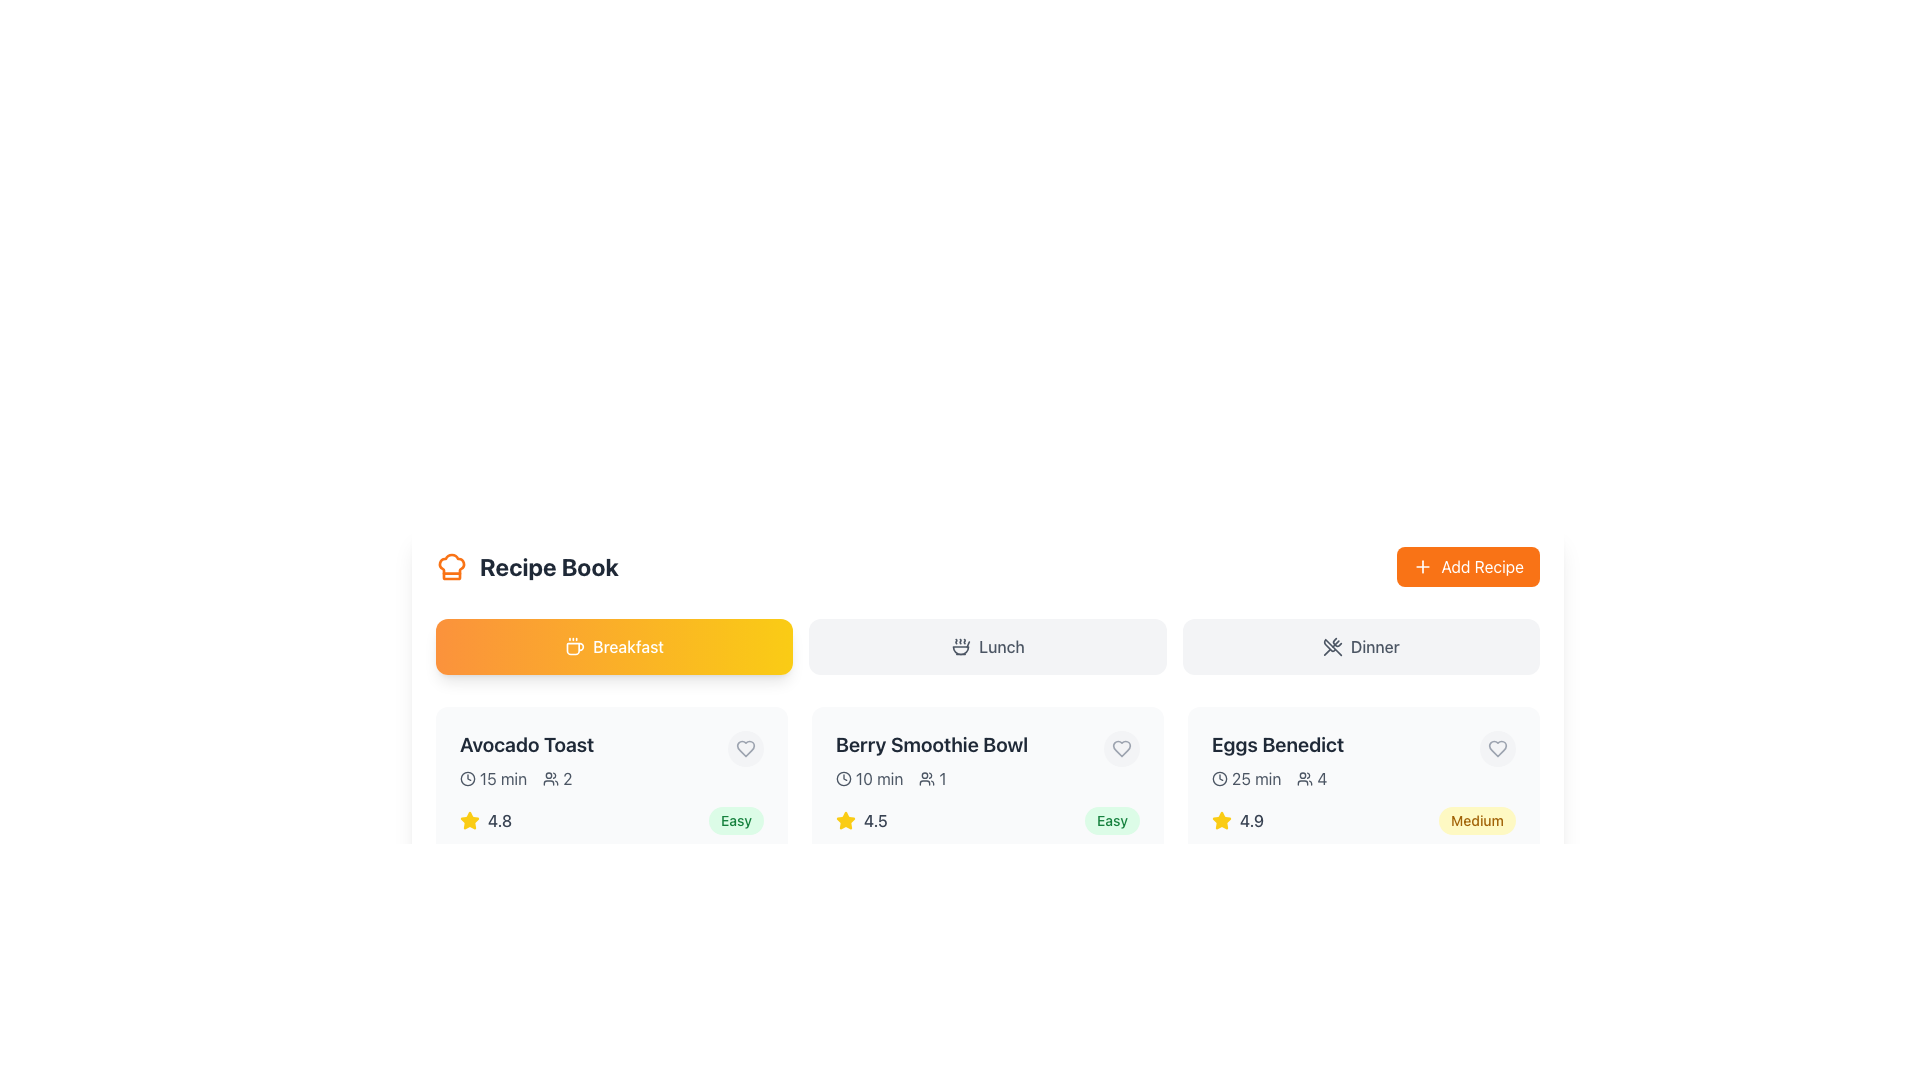  What do you see at coordinates (961, 650) in the screenshot?
I see `the food or recipe category icon located in the top bar section, far right in the group of icons` at bounding box center [961, 650].